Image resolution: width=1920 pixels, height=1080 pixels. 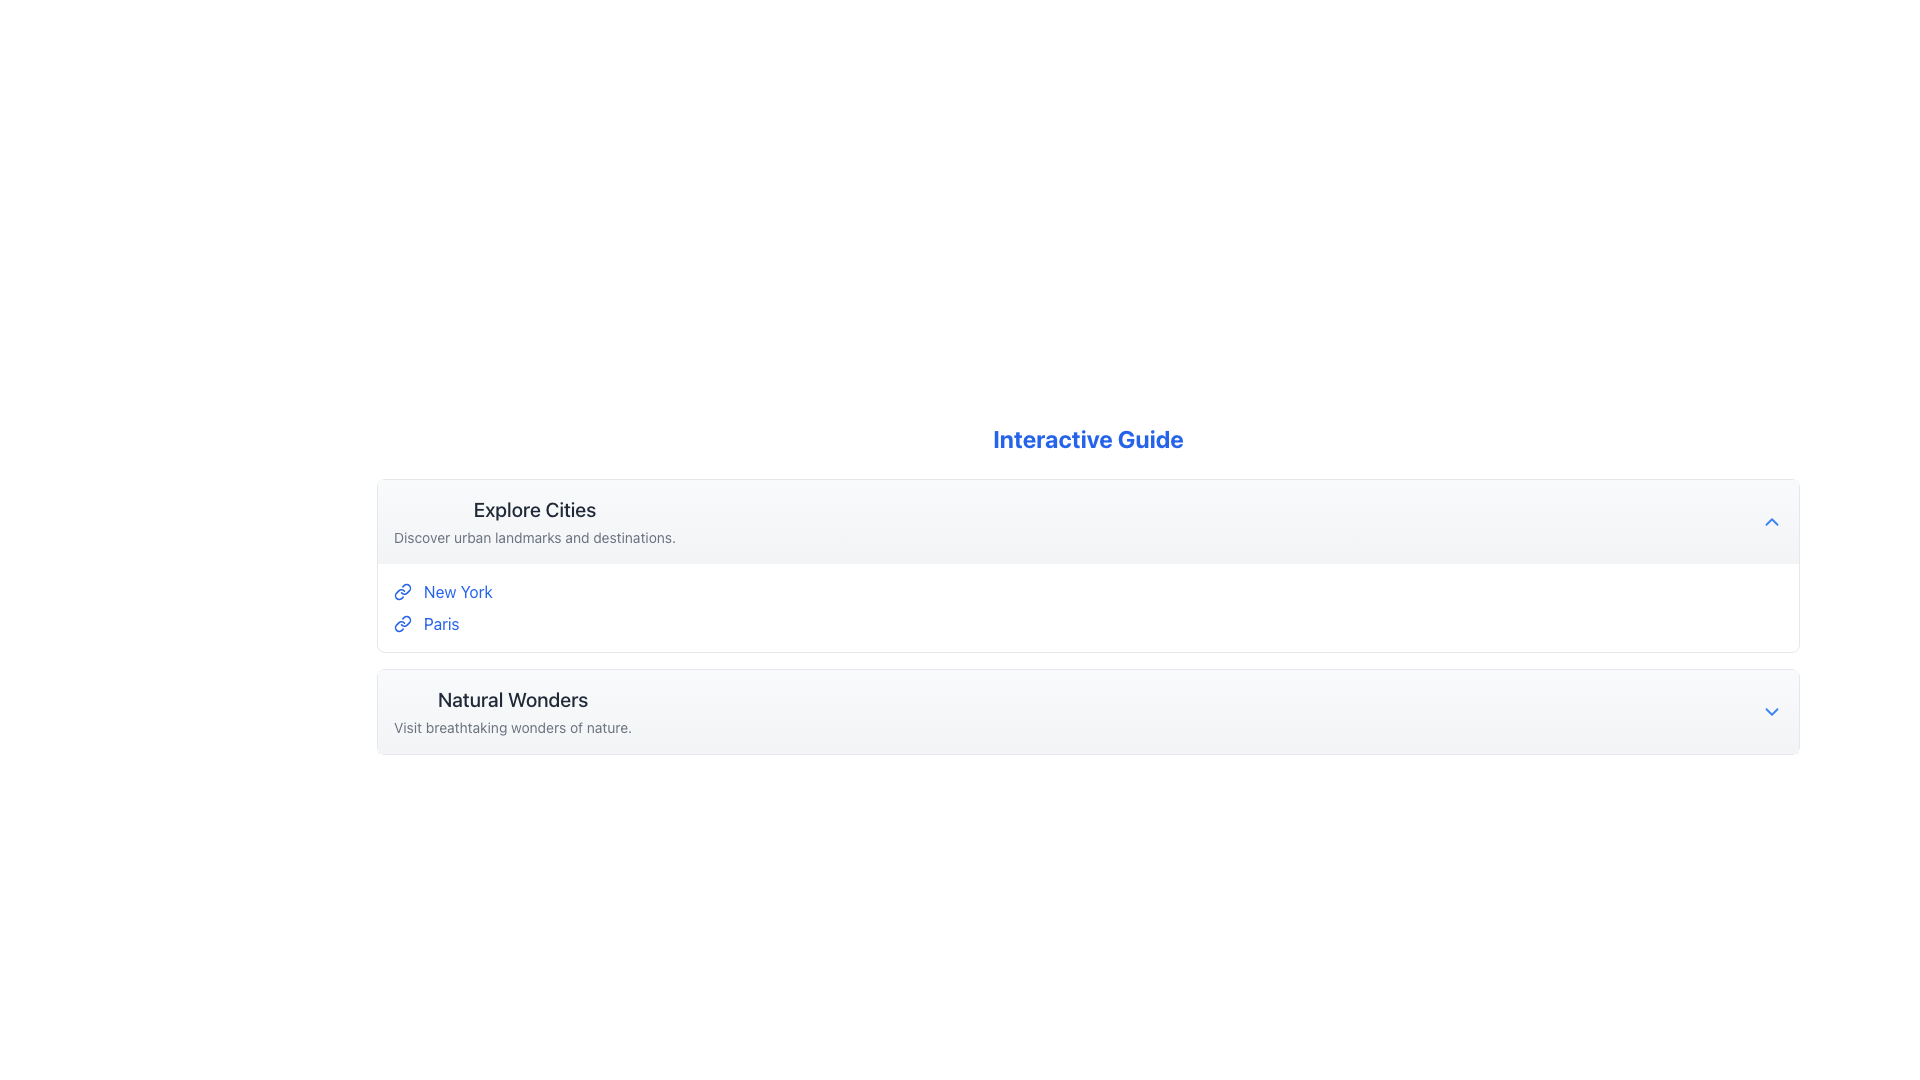 What do you see at coordinates (1771, 711) in the screenshot?
I see `the downward-pointing blue chevron icon located in the 'Natural Wonders' section, which is styled as a line drawing and positioned to the far right of the section` at bounding box center [1771, 711].